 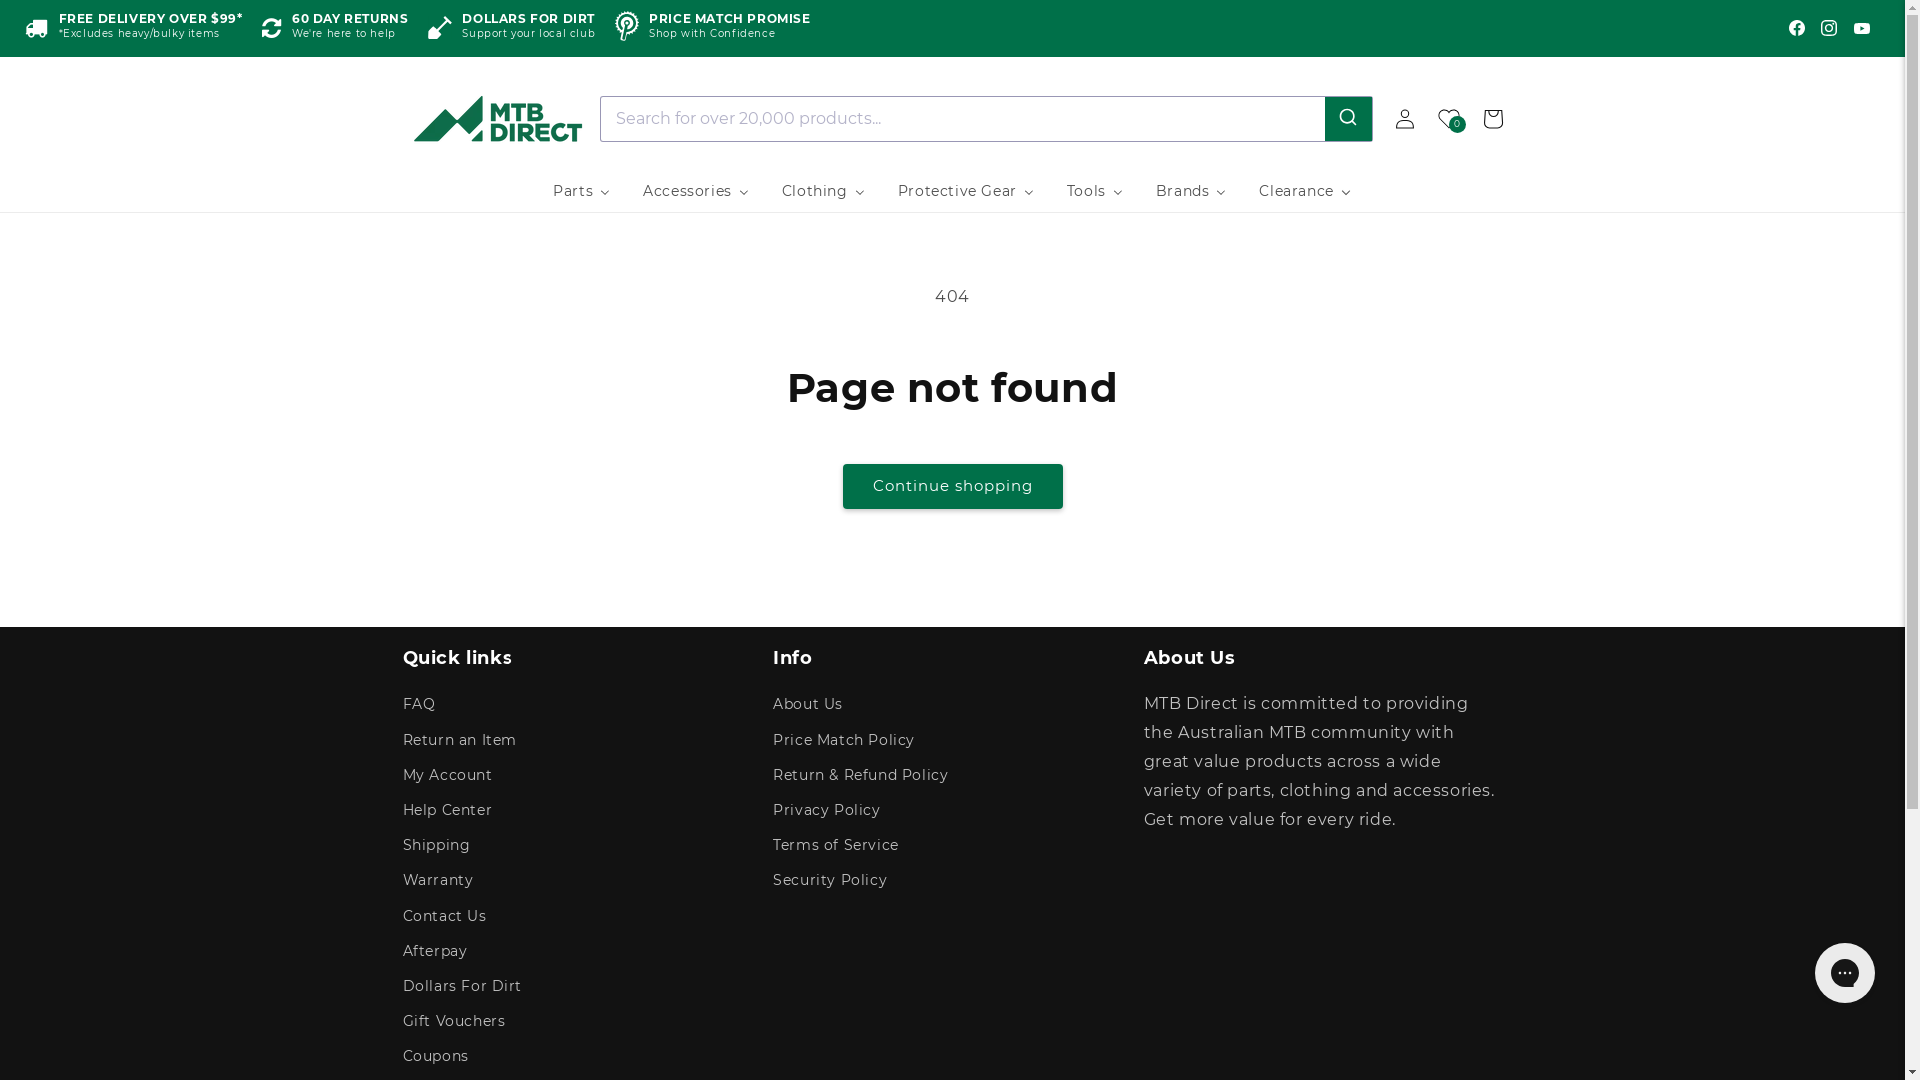 I want to click on 'Gorgias live chat messenger', so click(x=1843, y=971).